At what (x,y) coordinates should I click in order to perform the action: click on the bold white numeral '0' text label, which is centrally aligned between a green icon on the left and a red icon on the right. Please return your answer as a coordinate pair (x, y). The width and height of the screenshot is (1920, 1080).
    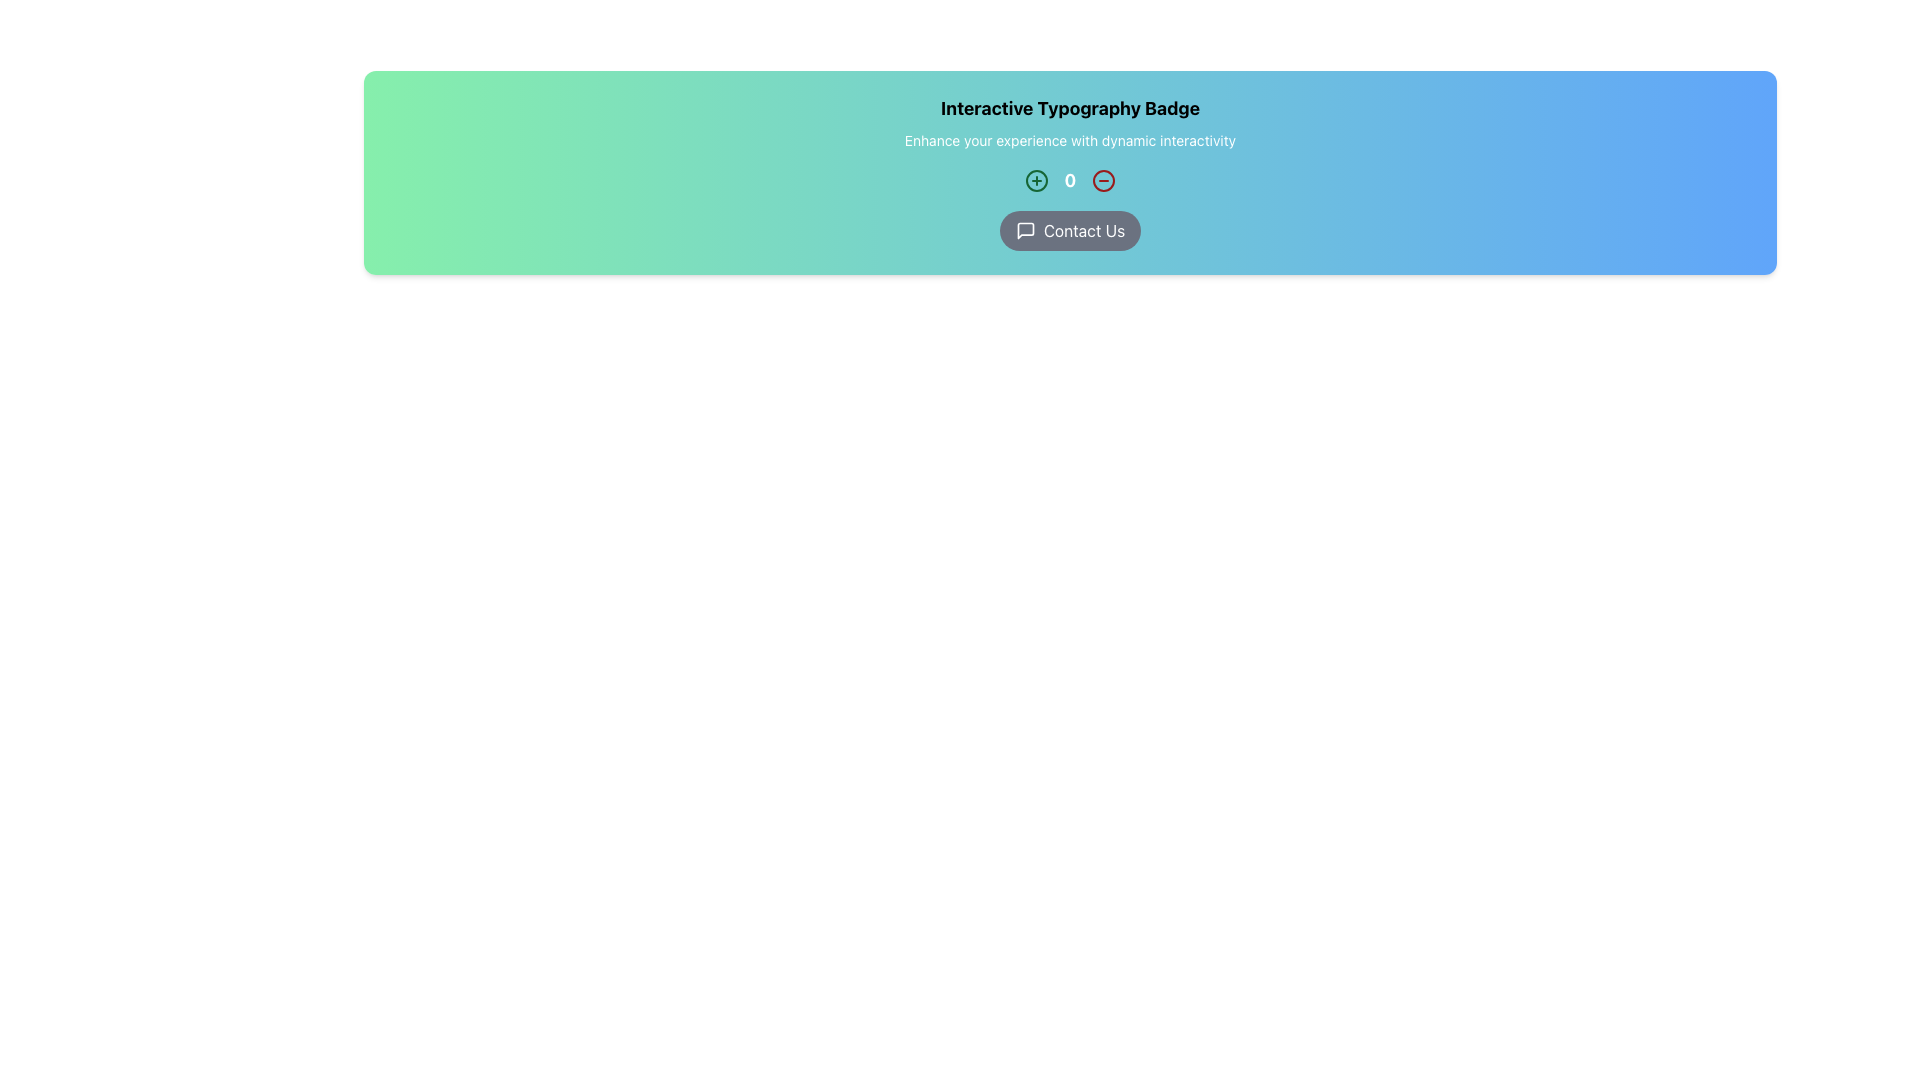
    Looking at the image, I should click on (1069, 181).